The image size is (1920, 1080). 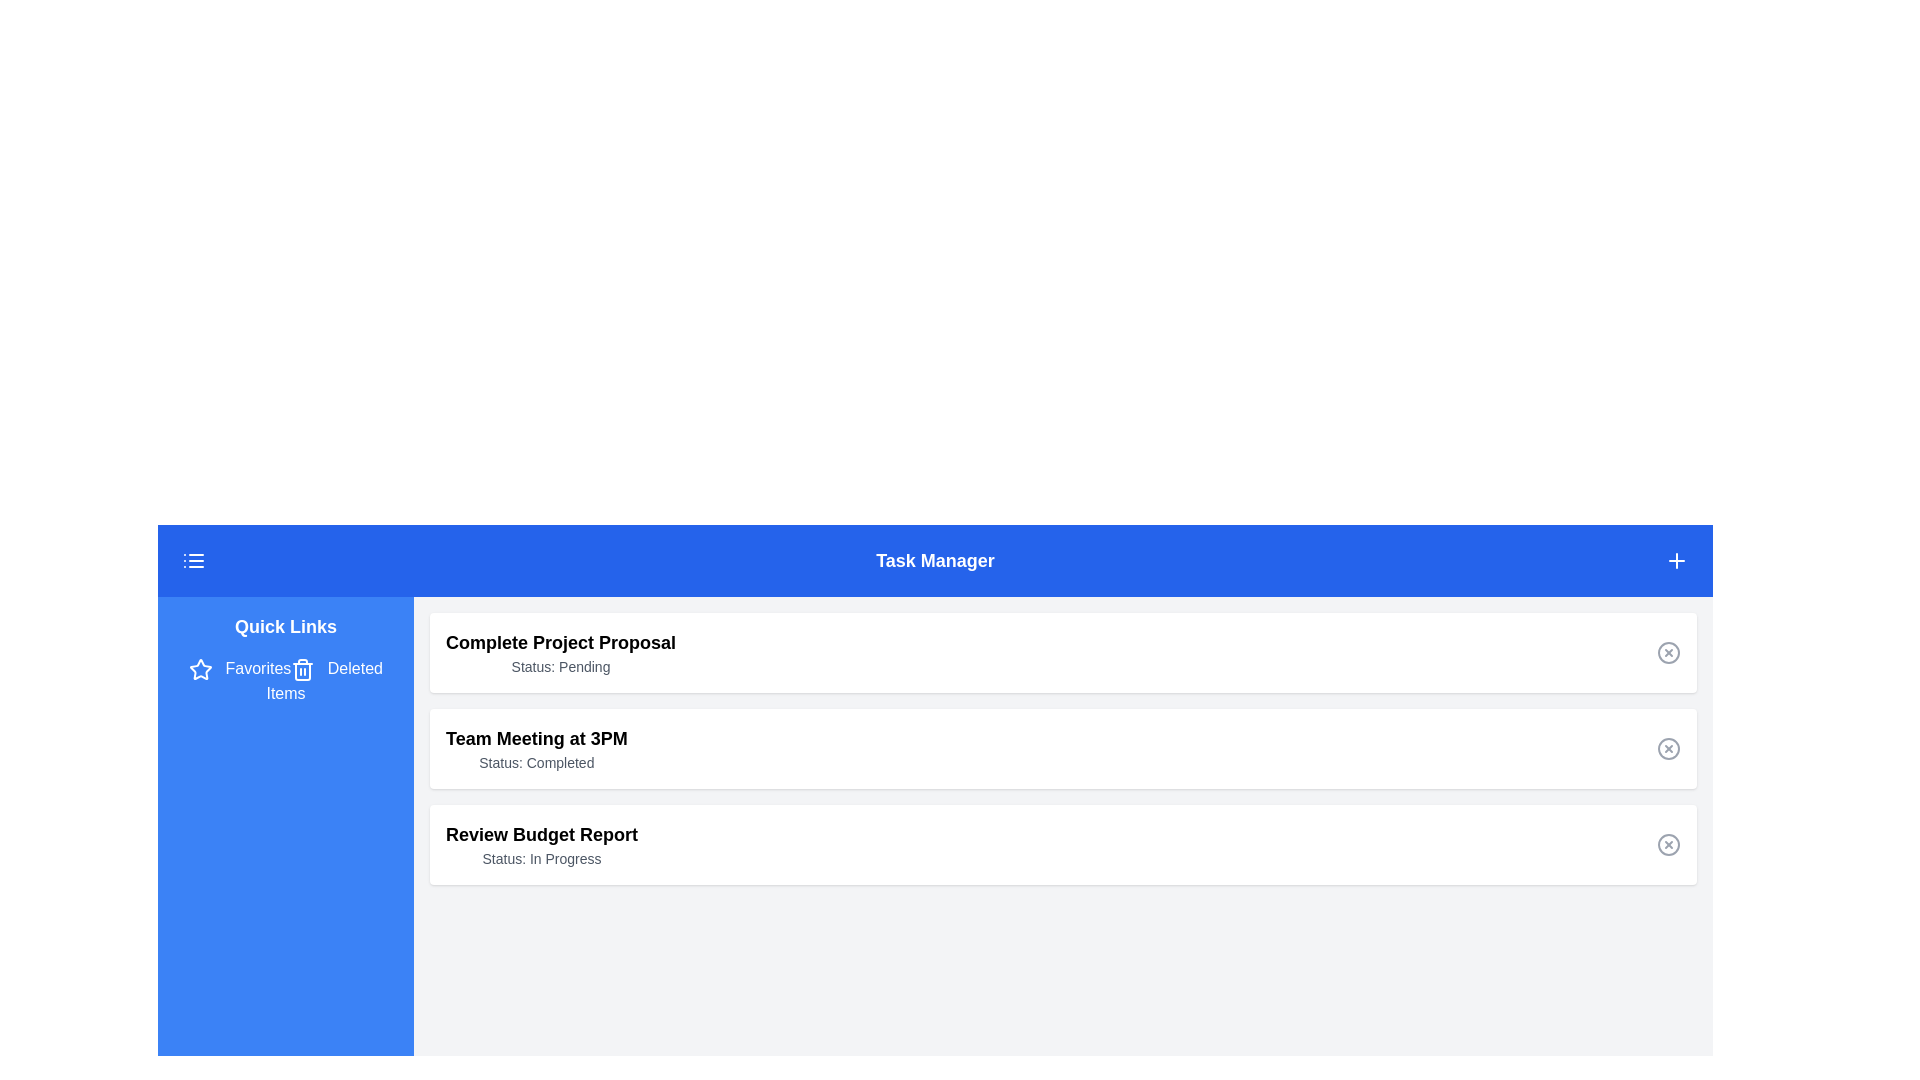 What do you see at coordinates (542, 844) in the screenshot?
I see `the text block displaying the title 'Review Budget Report' and status 'Status: In Progress', which is the third item in a vertical list of task entries` at bounding box center [542, 844].